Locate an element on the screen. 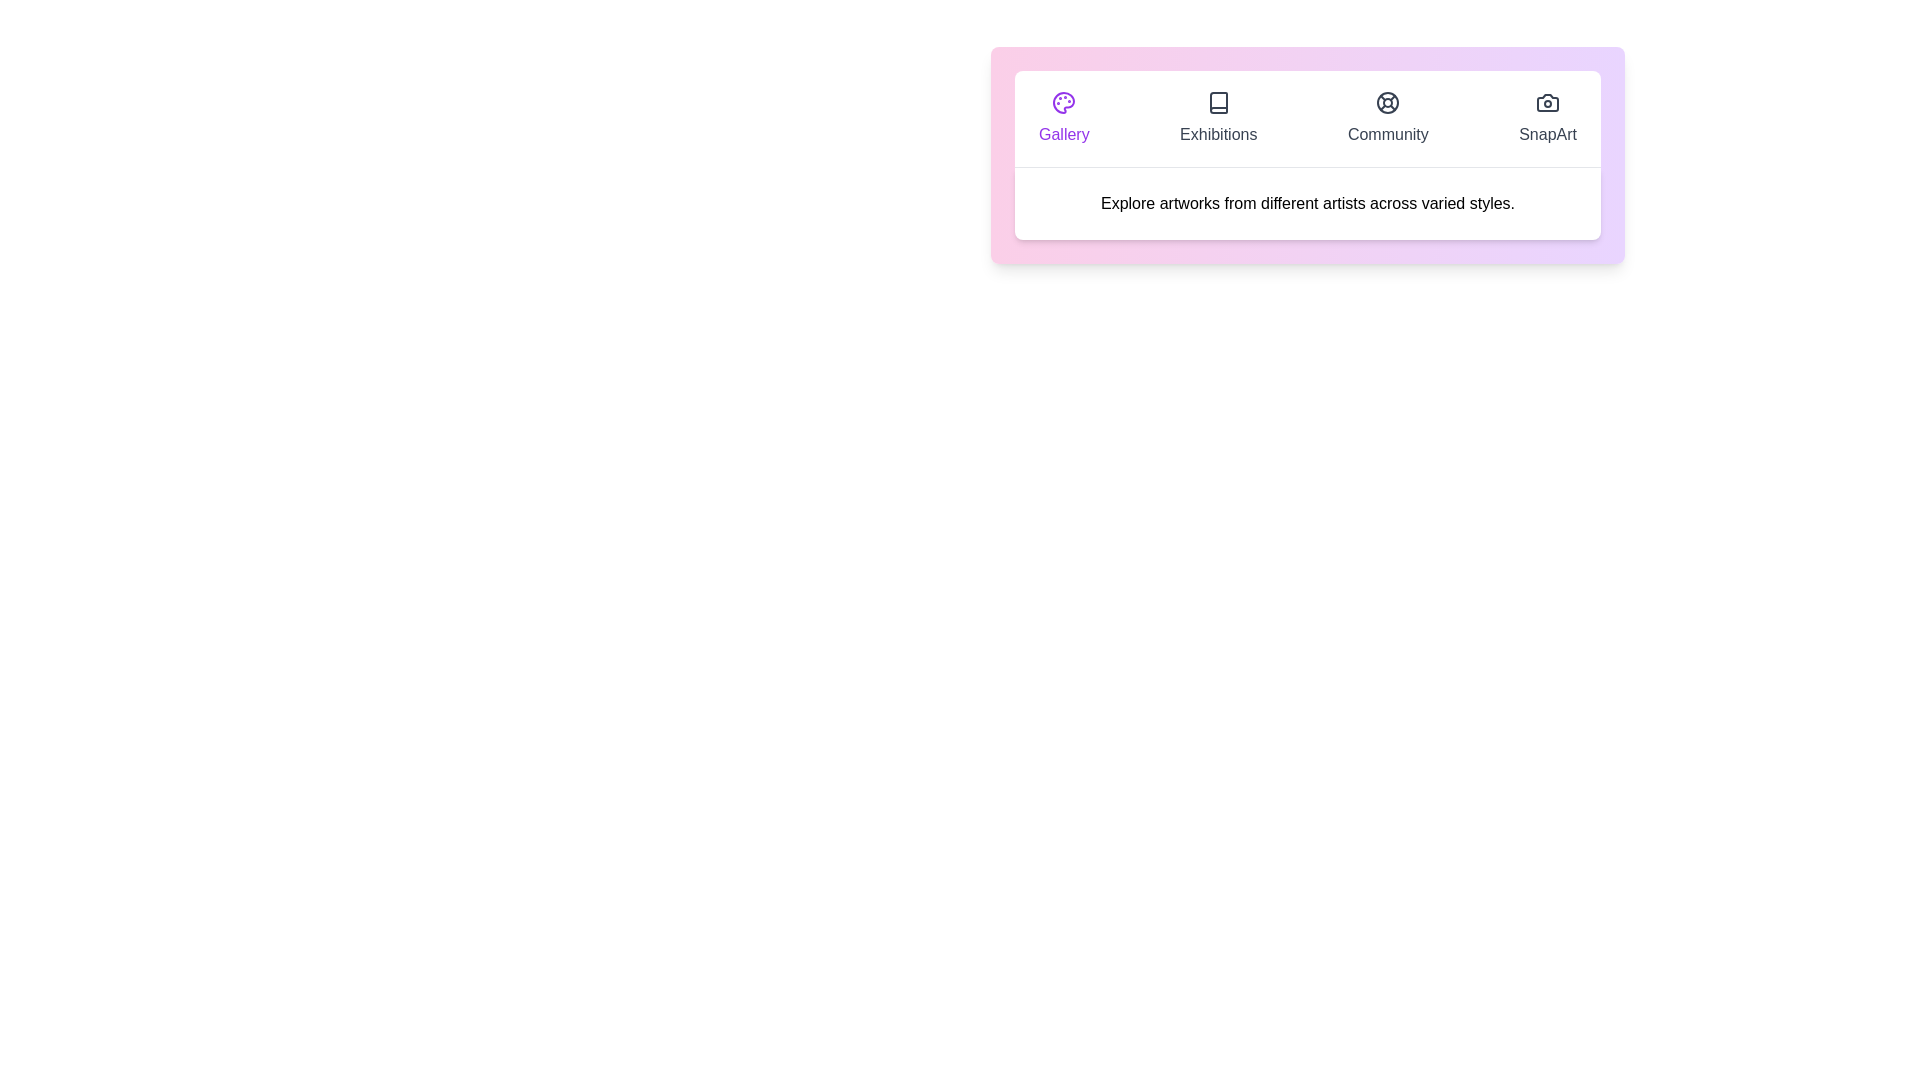  the tab labeled Gallery to display its content is located at coordinates (1063, 119).